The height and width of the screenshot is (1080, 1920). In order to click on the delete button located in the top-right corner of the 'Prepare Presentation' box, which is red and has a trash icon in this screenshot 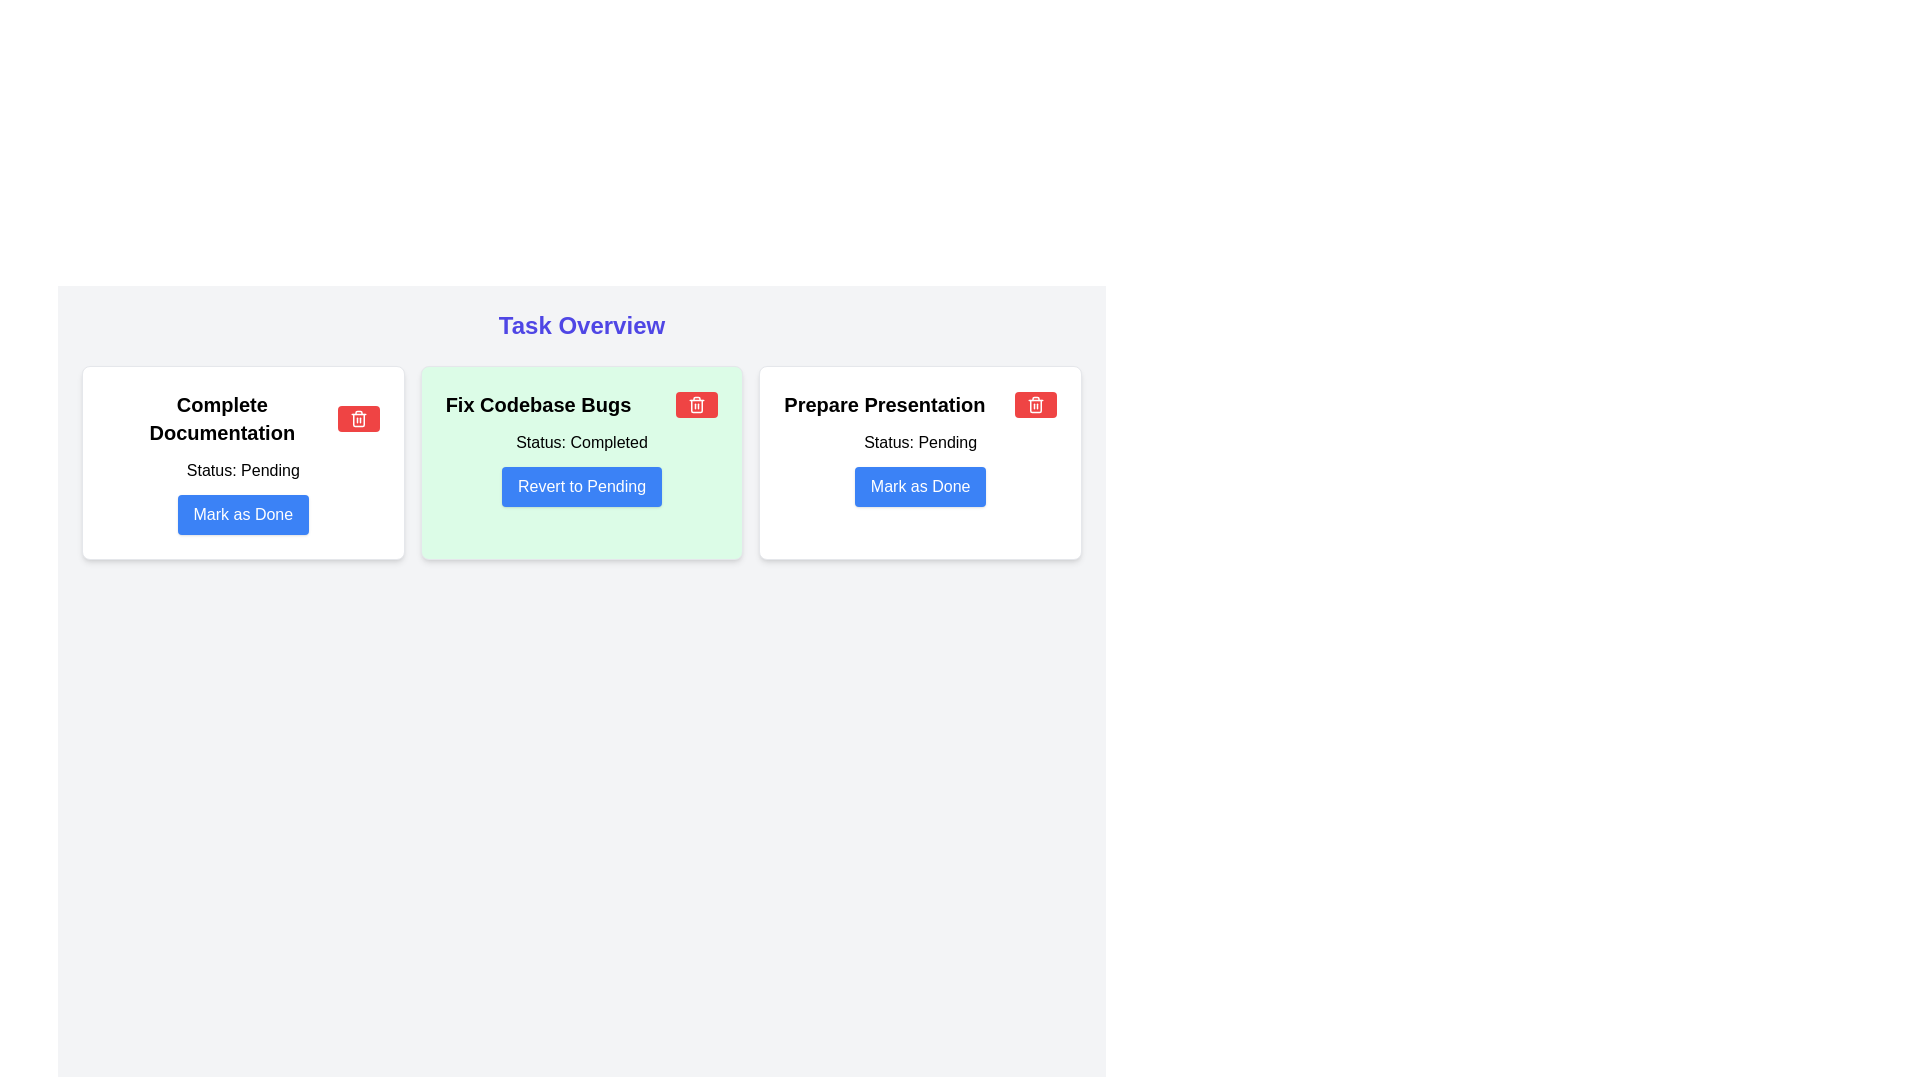, I will do `click(1036, 405)`.